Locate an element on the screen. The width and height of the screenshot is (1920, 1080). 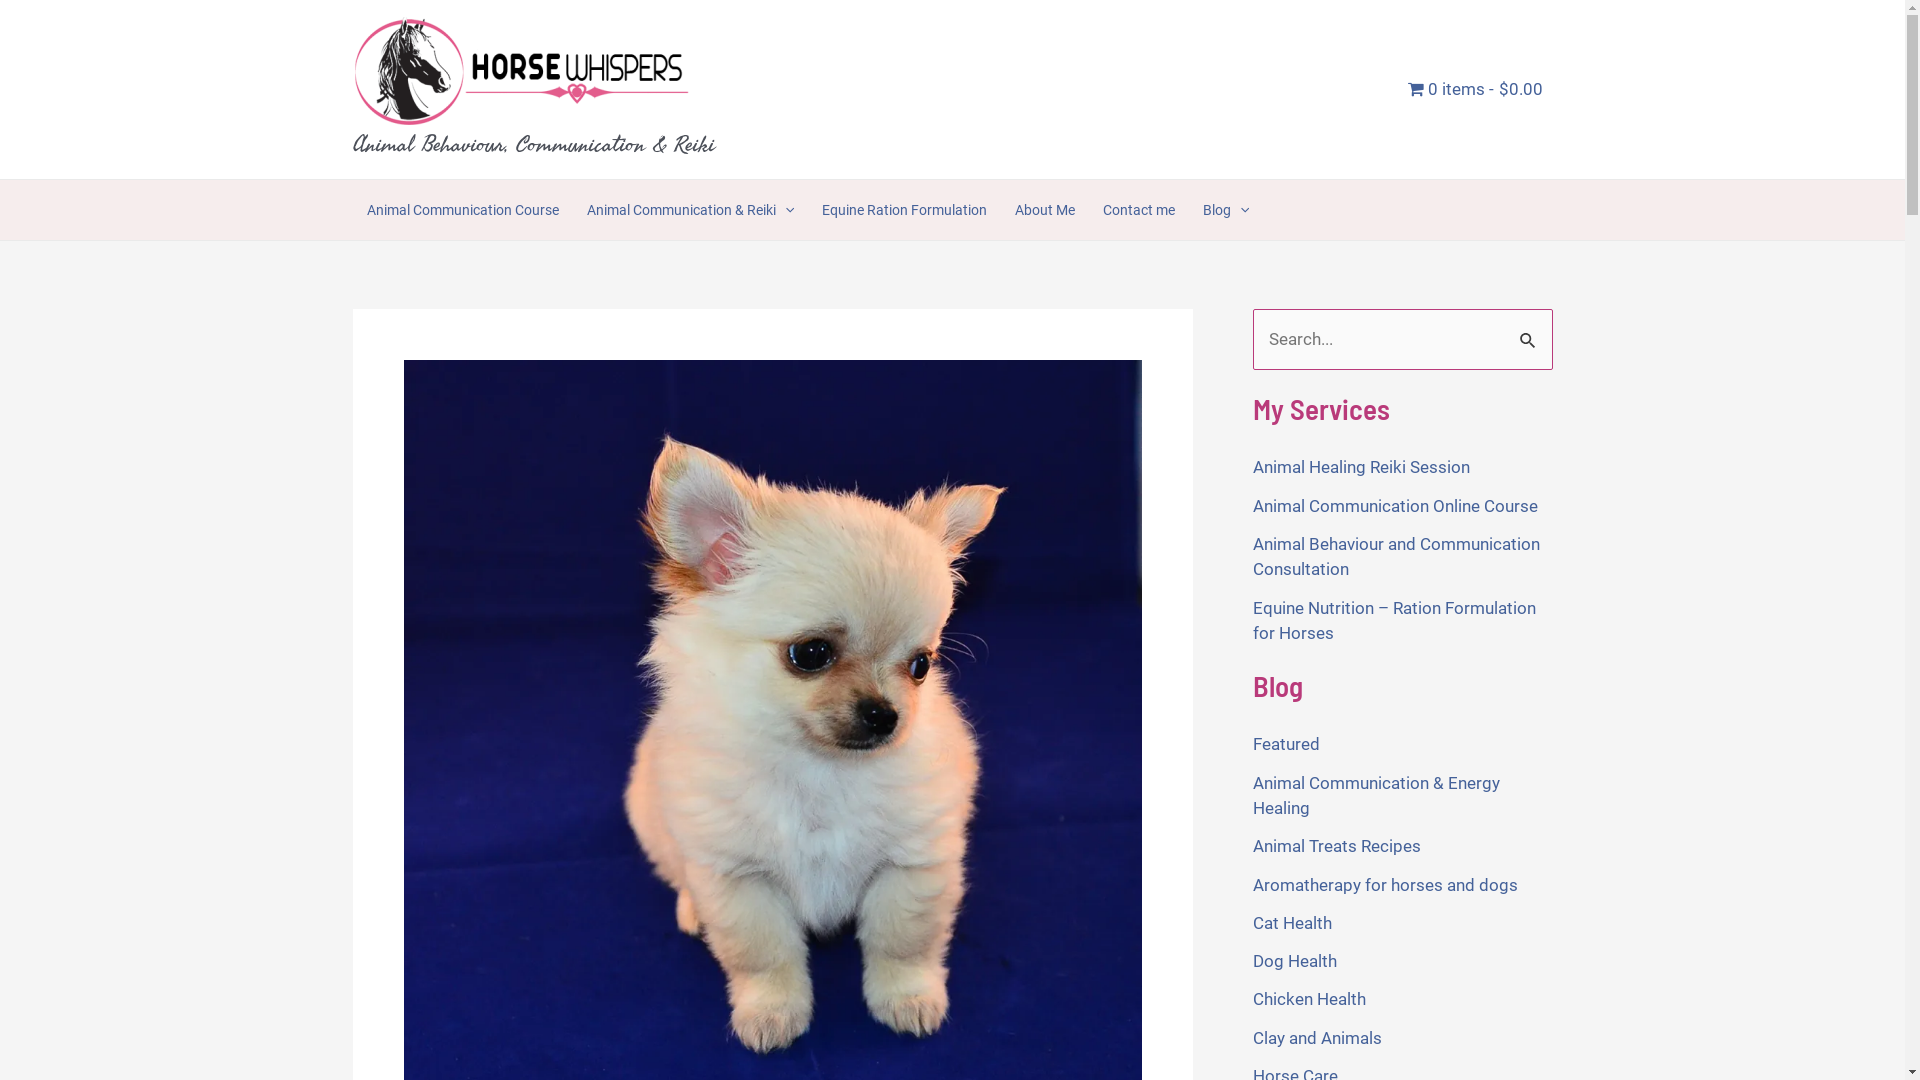
'Animal Communication Course' is located at coordinates (351, 209).